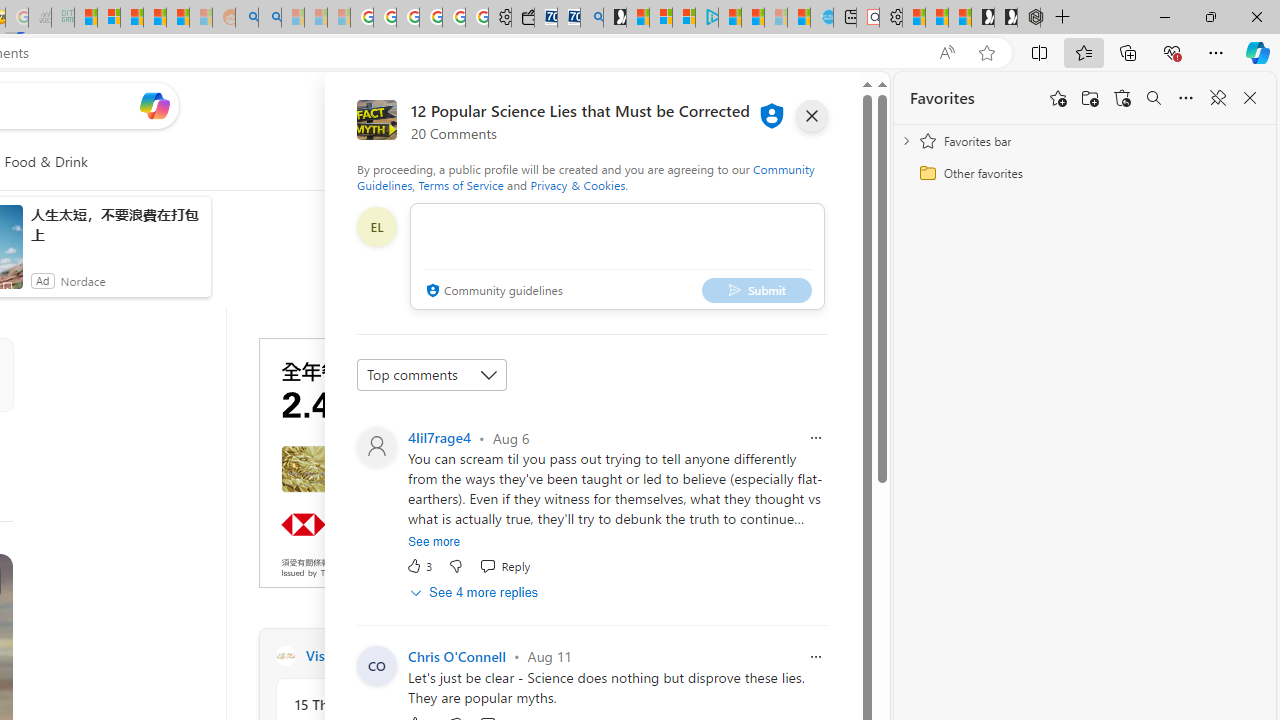  I want to click on 'Add folder', so click(1088, 98).